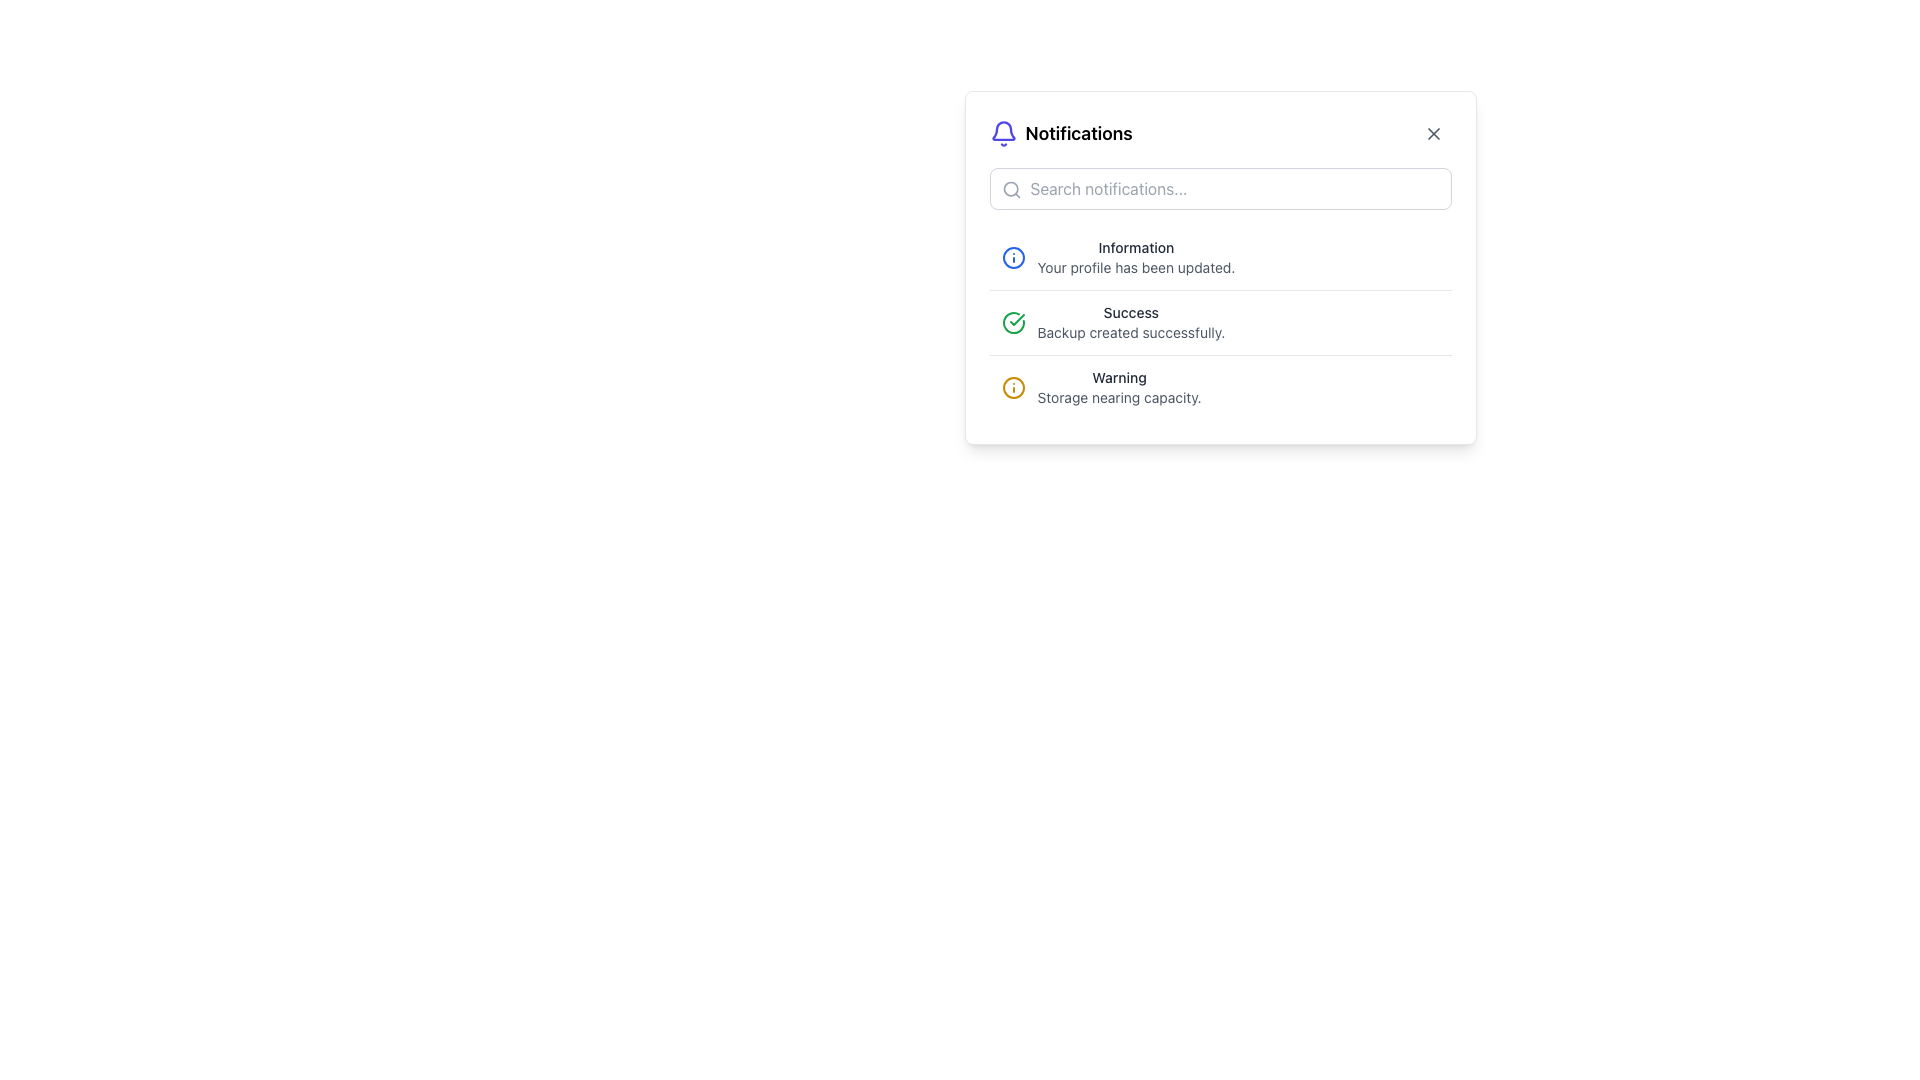  What do you see at coordinates (1219, 387) in the screenshot?
I see `the static Notification box that warns the user about storage nearing capacity, located as the third item in the notification list` at bounding box center [1219, 387].